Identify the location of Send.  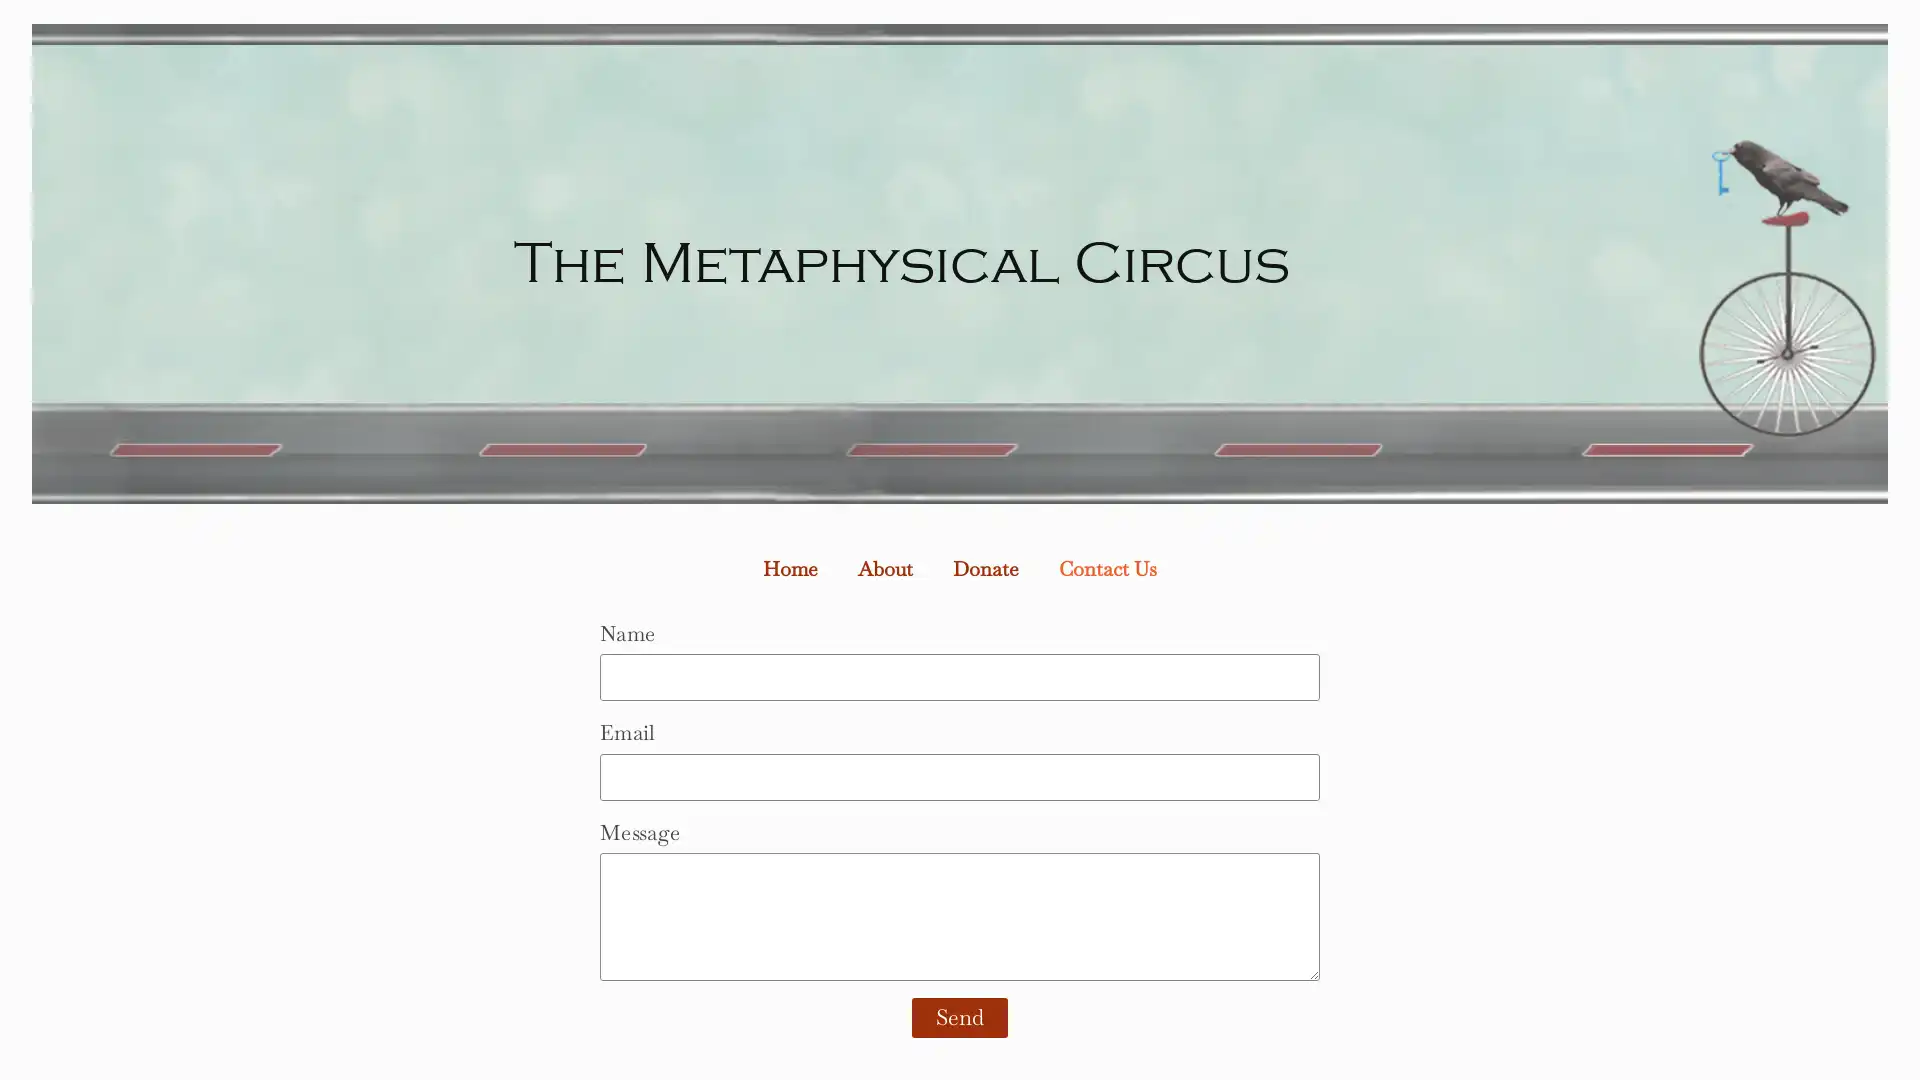
(960, 1018).